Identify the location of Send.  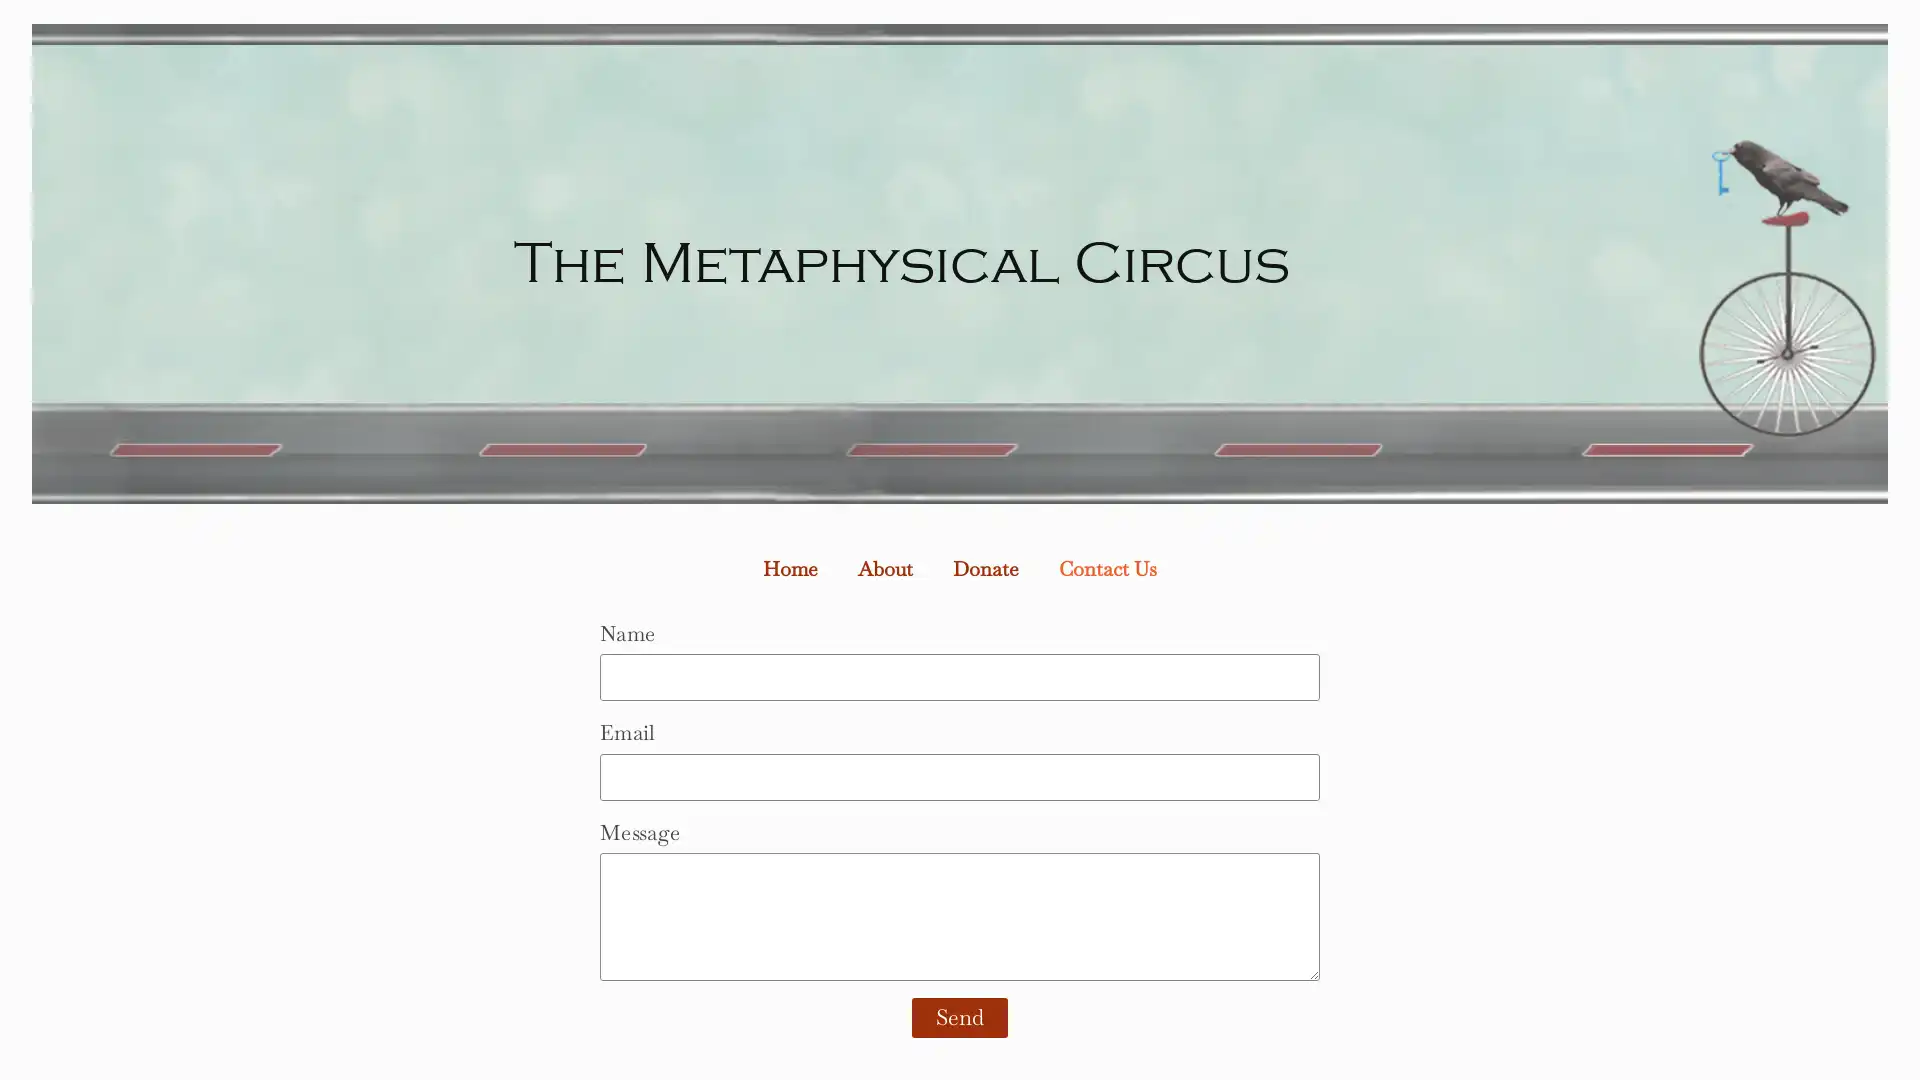
(960, 1018).